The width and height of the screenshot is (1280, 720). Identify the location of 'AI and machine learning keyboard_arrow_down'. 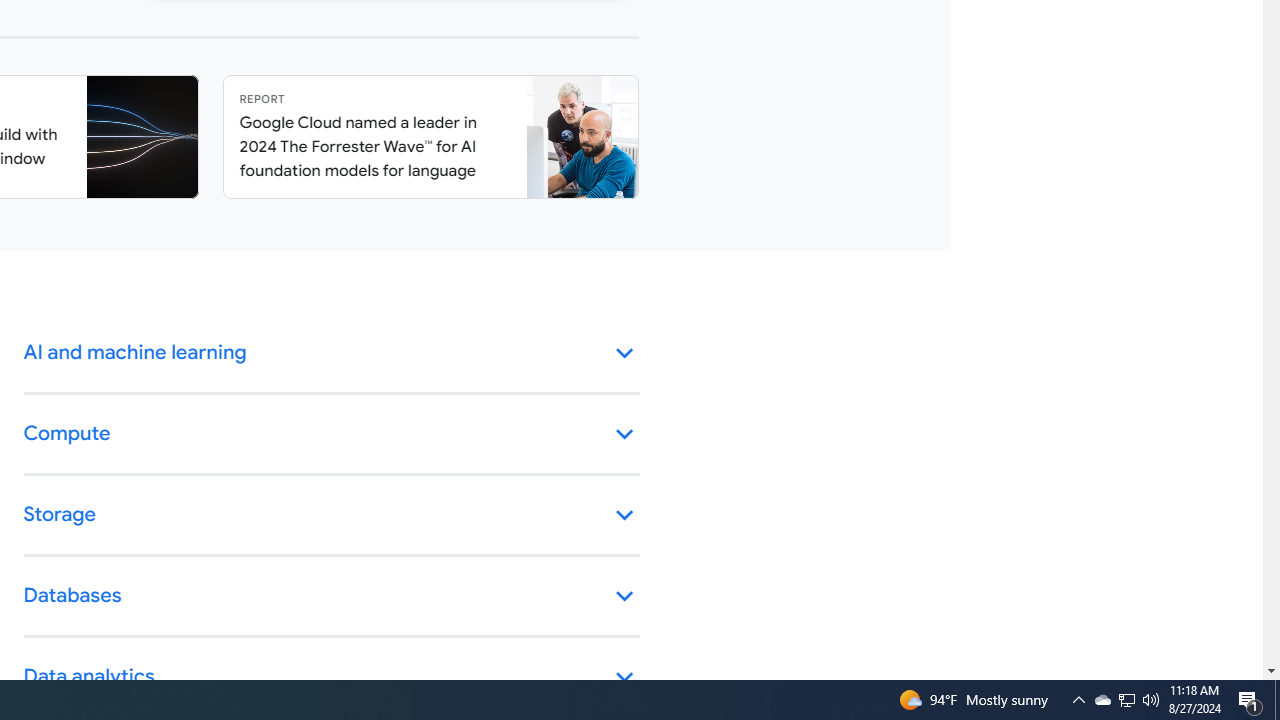
(331, 353).